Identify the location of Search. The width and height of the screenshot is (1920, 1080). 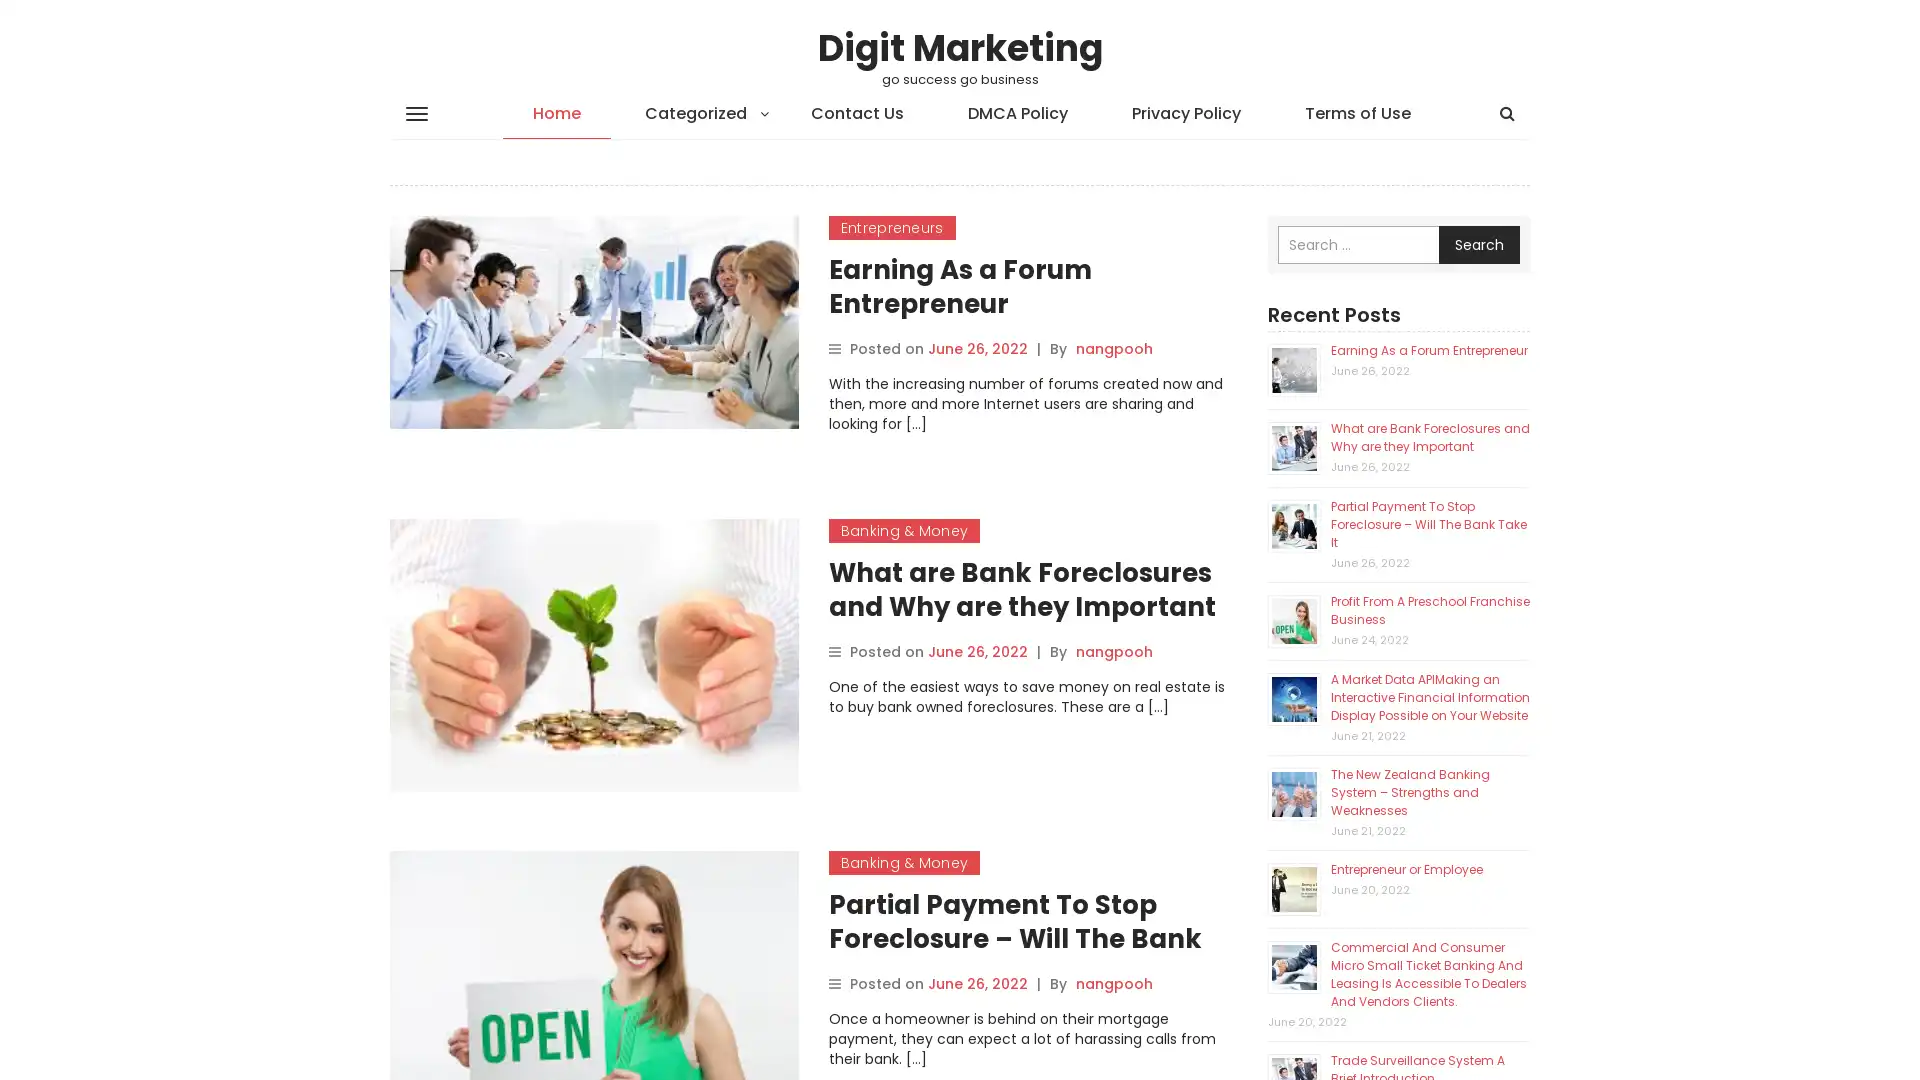
(1479, 244).